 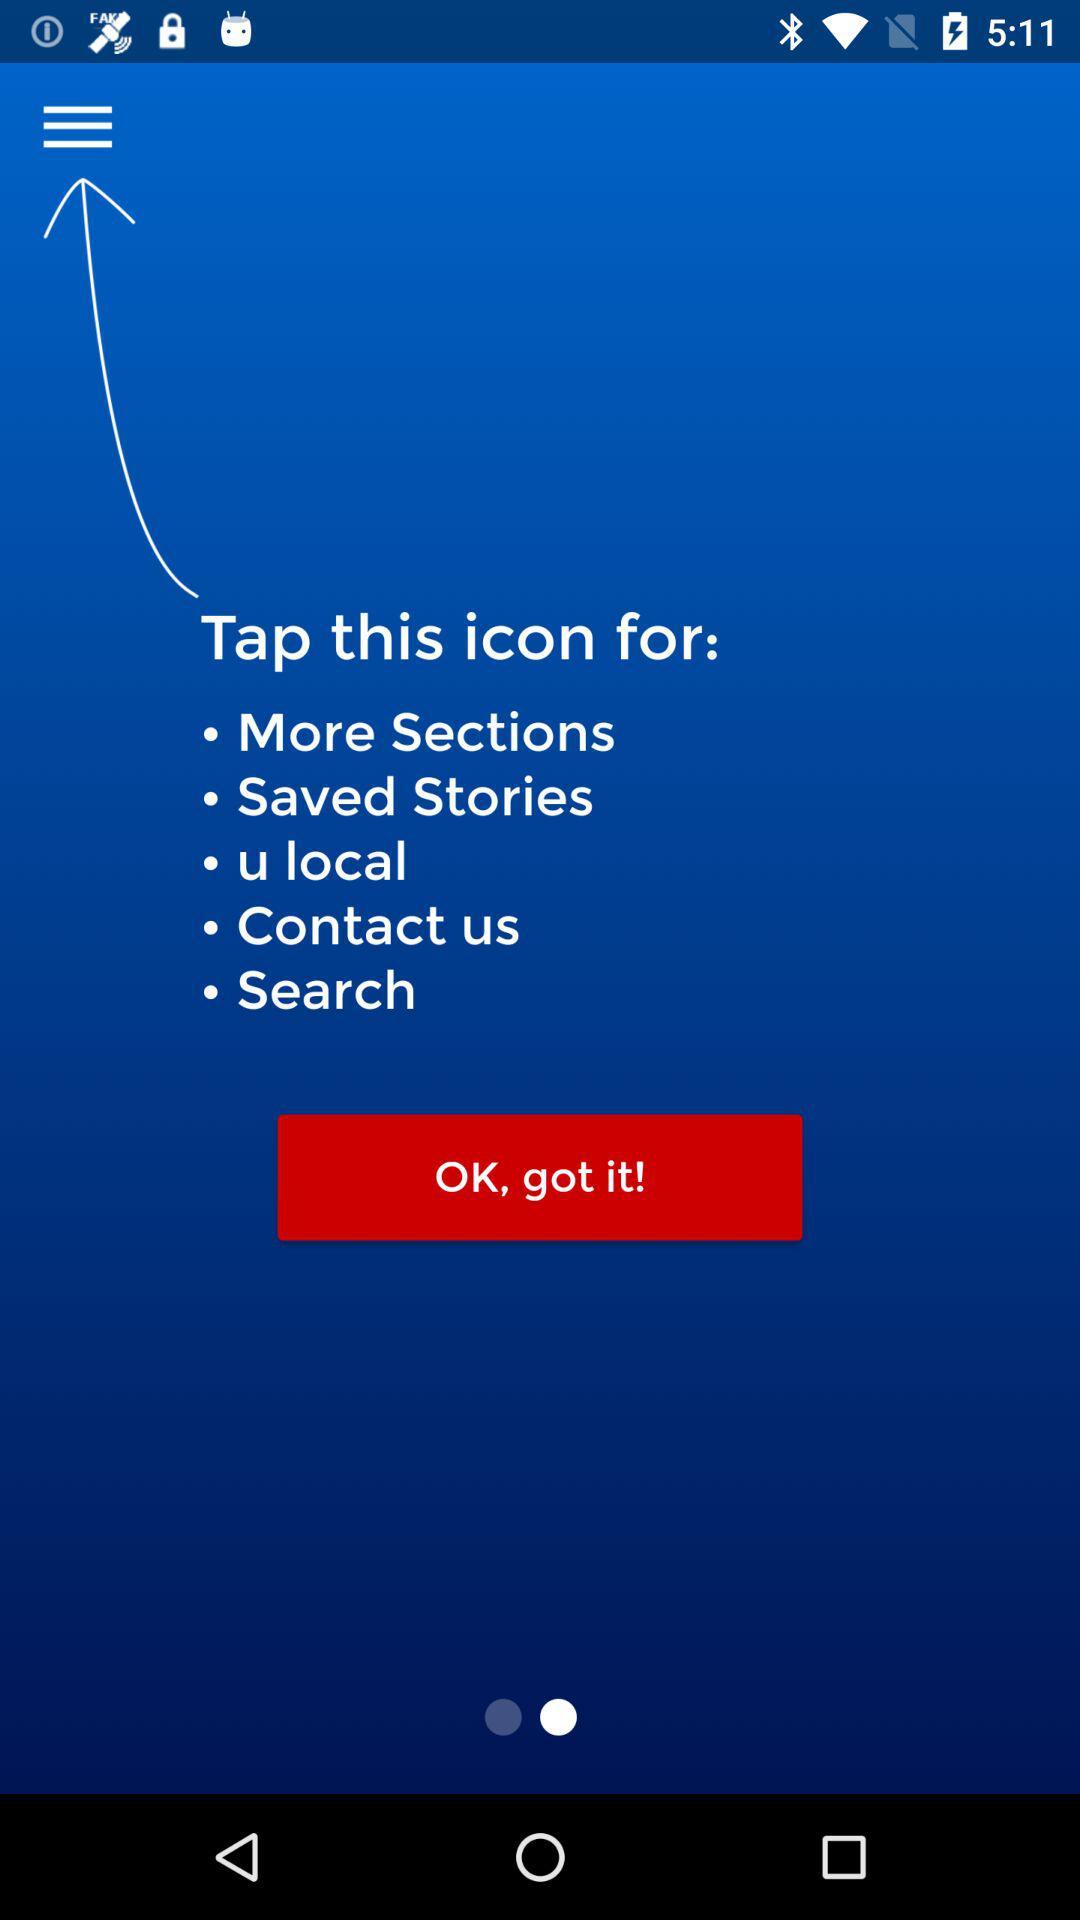 I want to click on the ok, got it!, so click(x=540, y=1177).